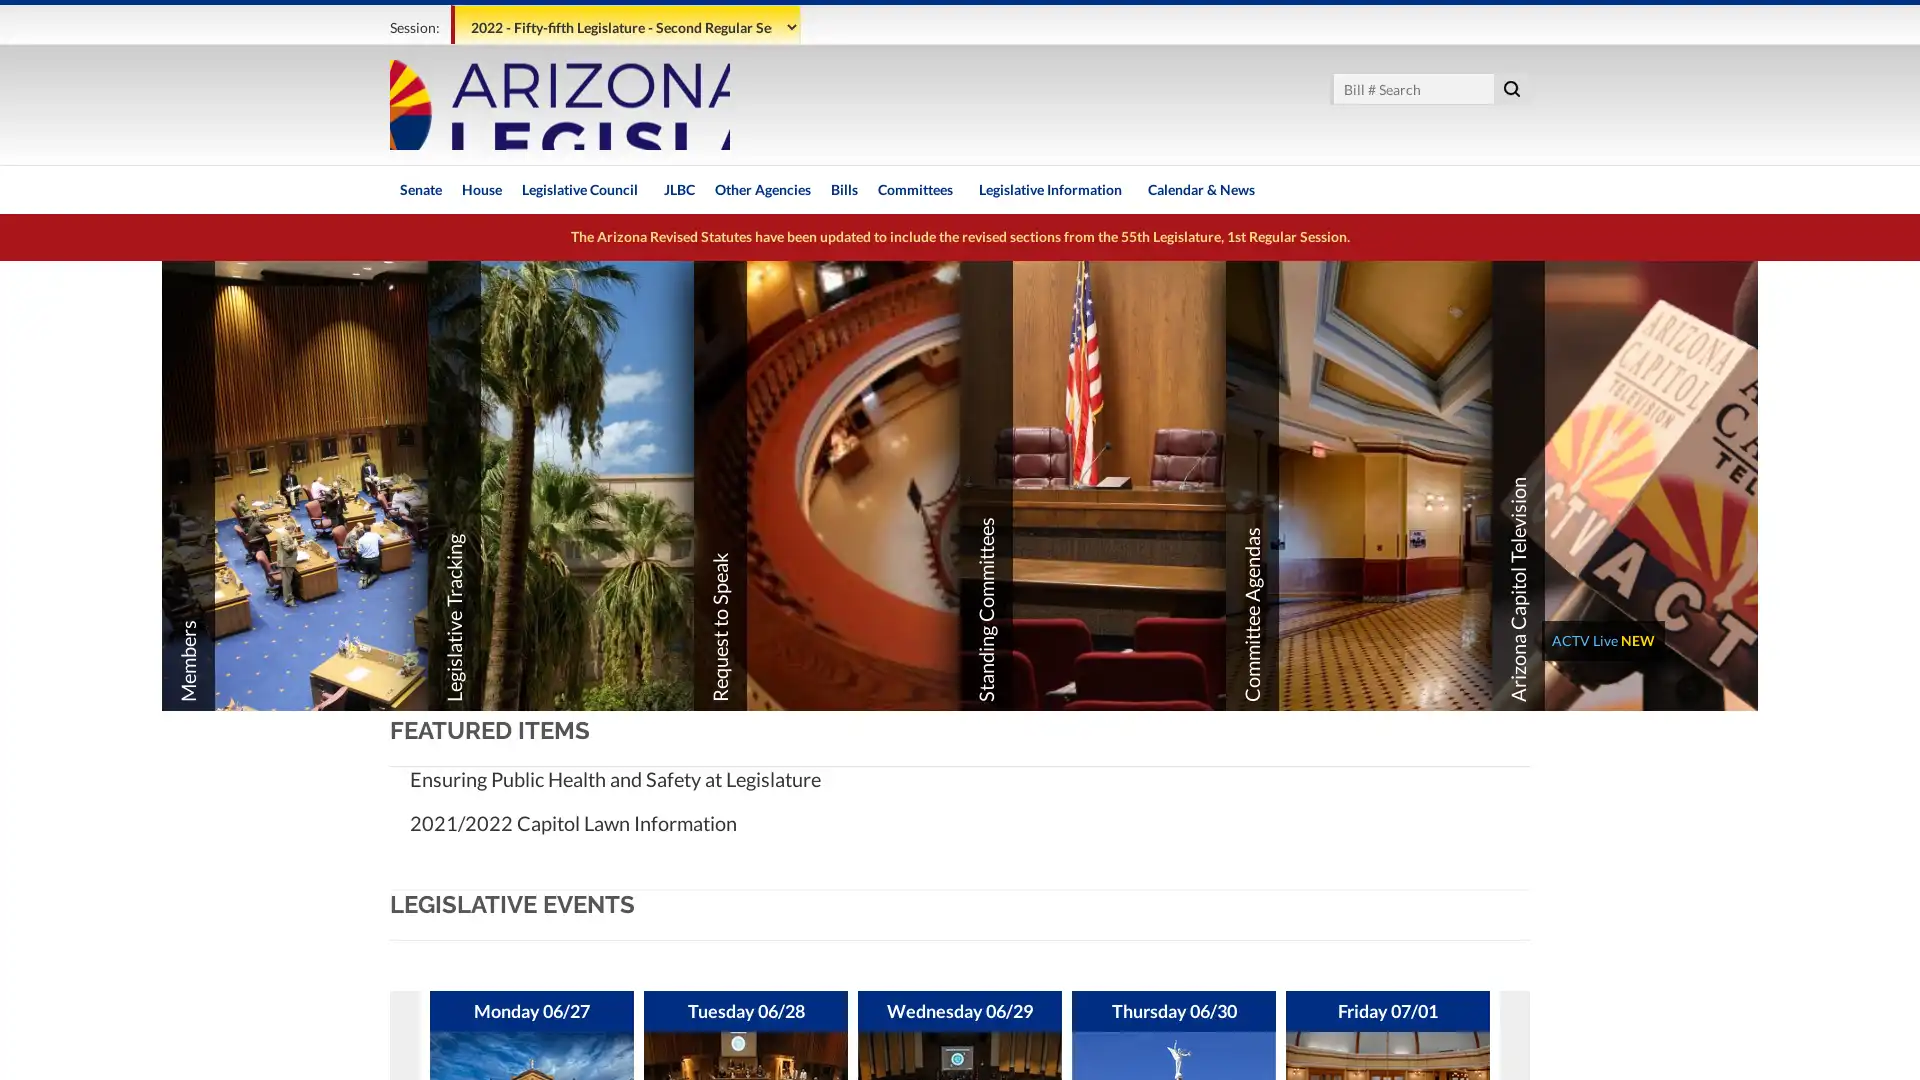 Image resolution: width=1920 pixels, height=1080 pixels. What do you see at coordinates (1512, 87) in the screenshot?
I see `Bill Number Search` at bounding box center [1512, 87].